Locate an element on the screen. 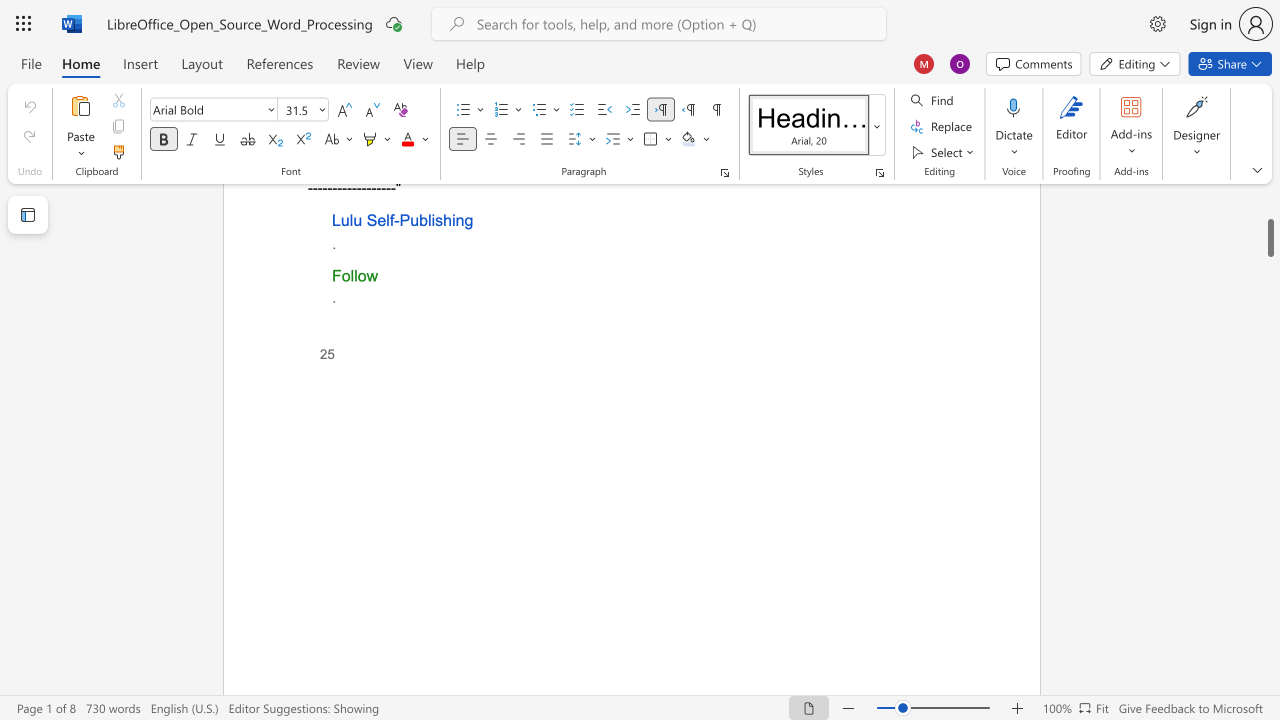  the scrollbar to slide the page up is located at coordinates (1269, 210).